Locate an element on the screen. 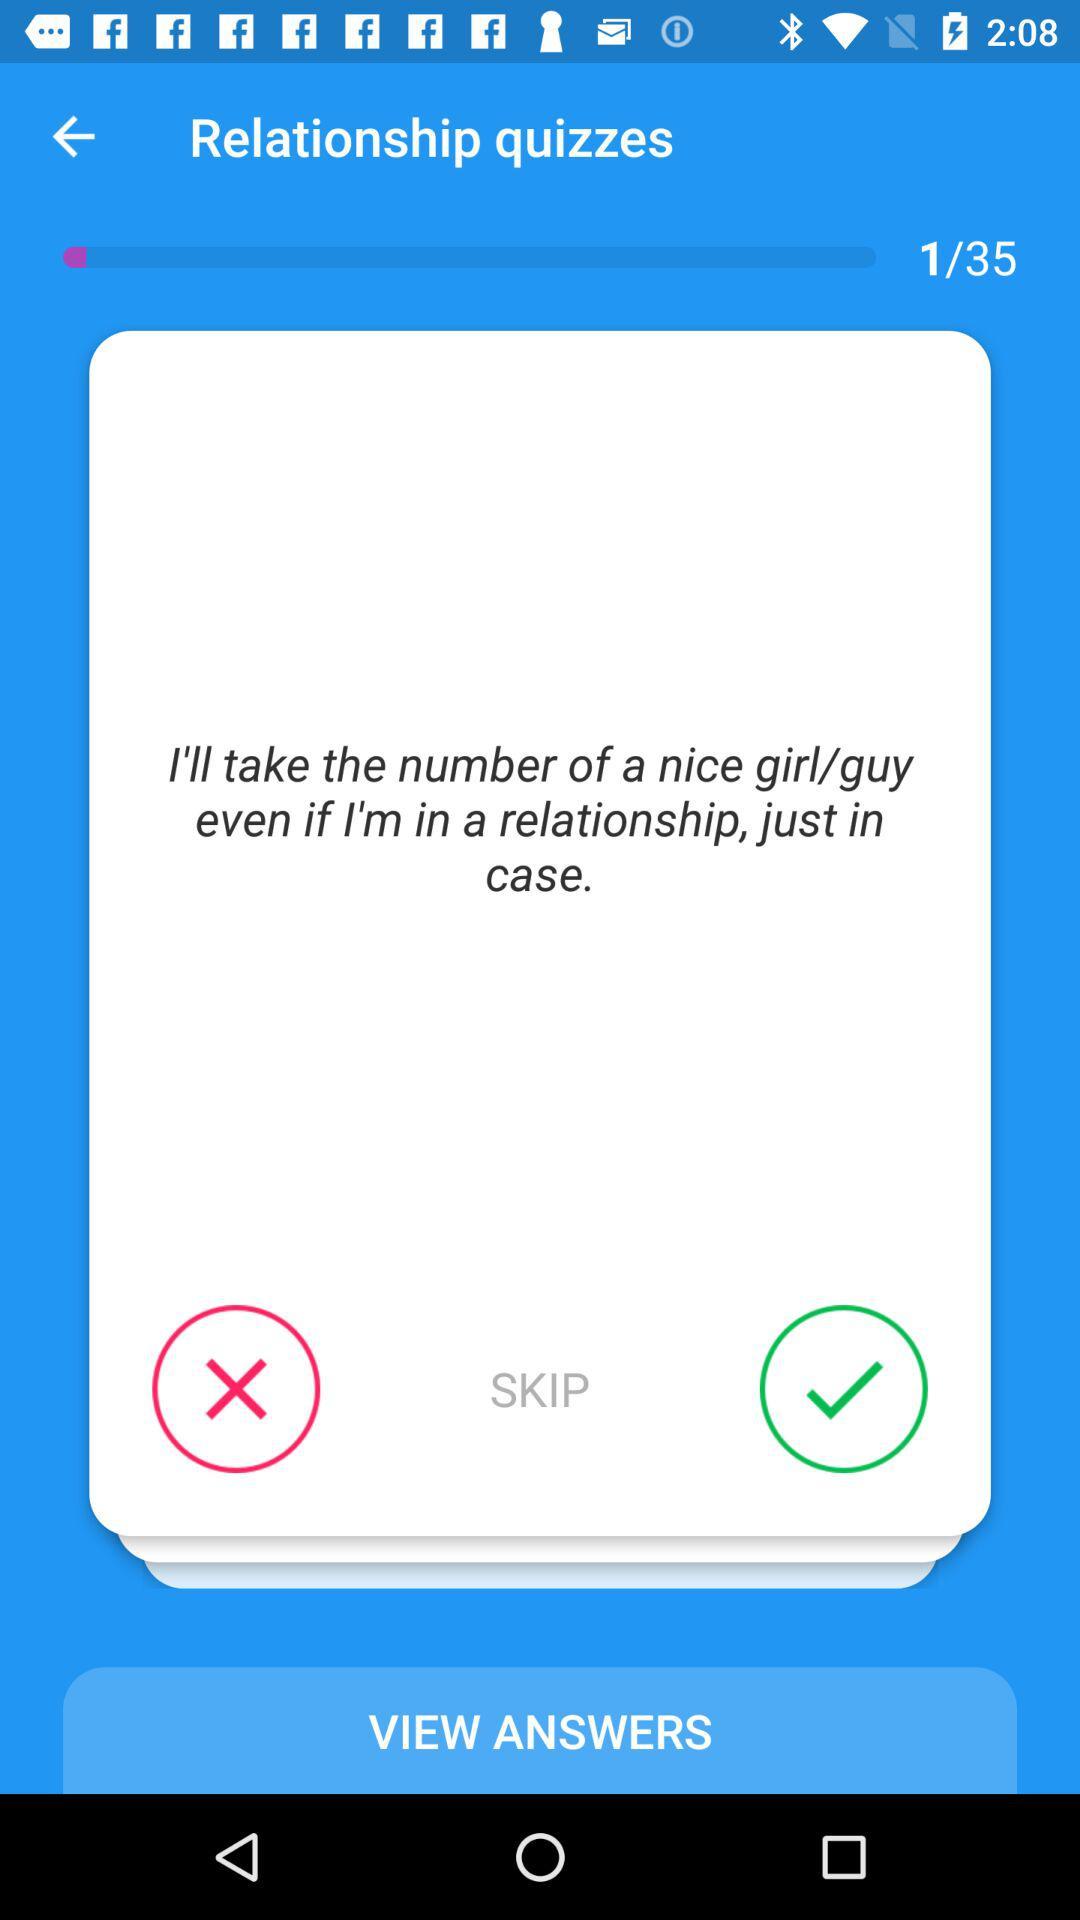  the close icon is located at coordinates (261, 1414).